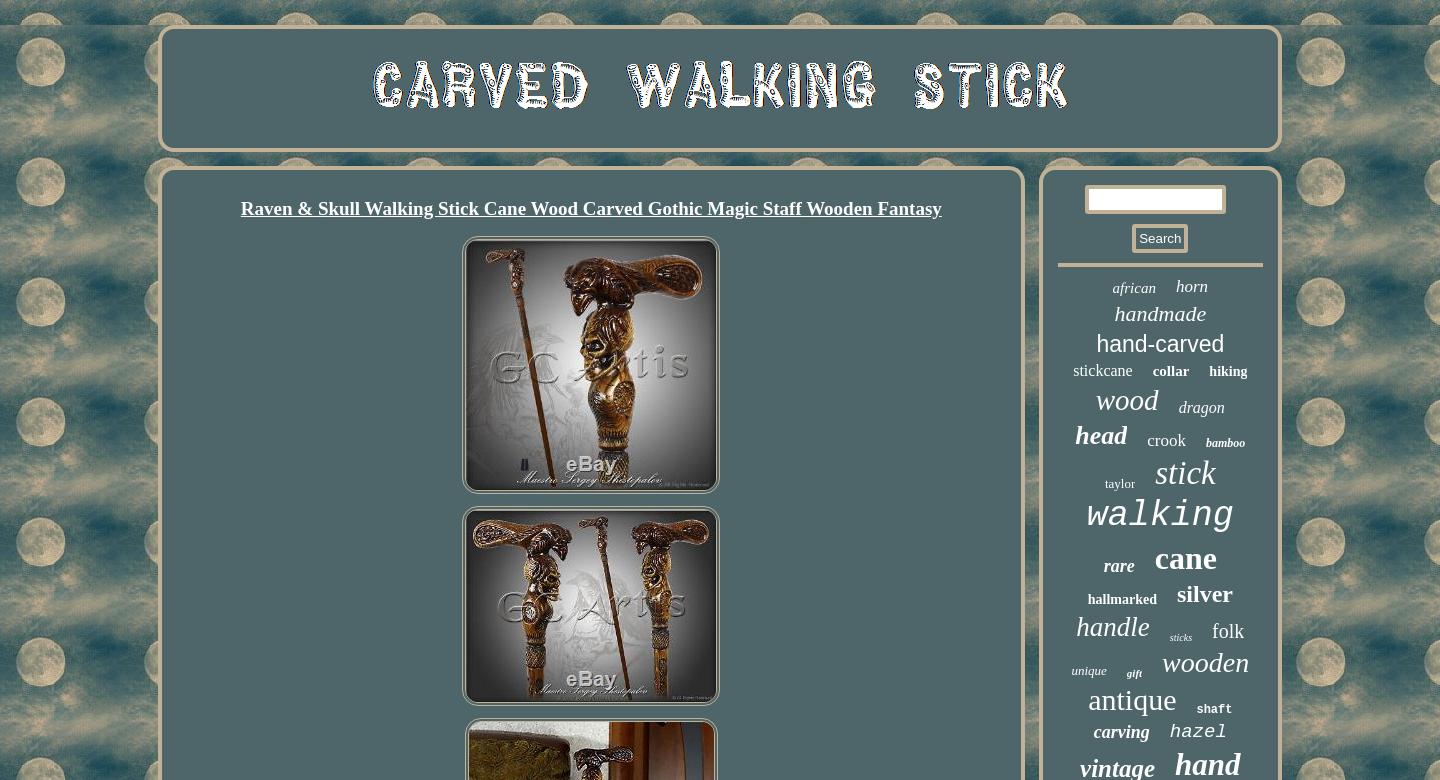 The width and height of the screenshot is (1440, 780). I want to click on 'handle', so click(1075, 626).